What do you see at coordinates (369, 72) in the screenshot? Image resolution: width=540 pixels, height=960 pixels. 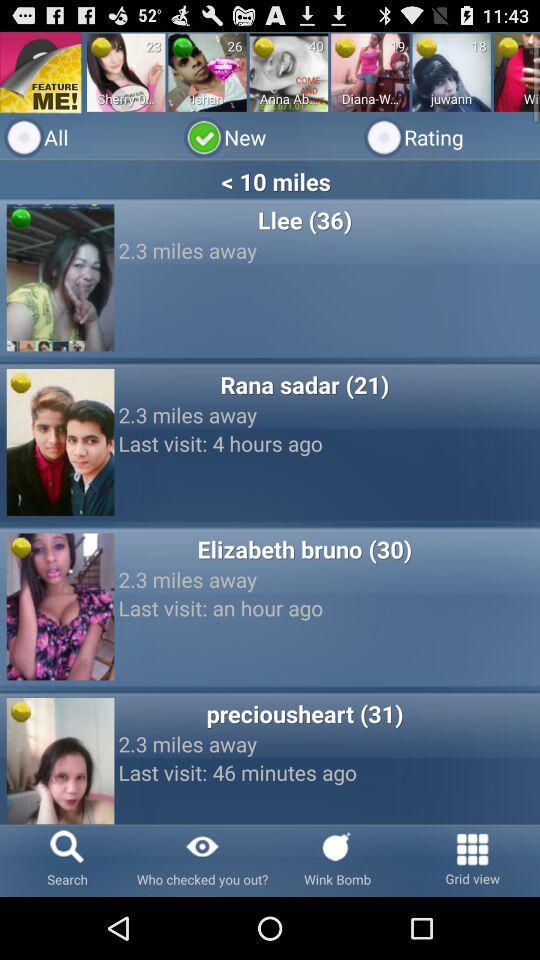 I see `radio button above the new icon` at bounding box center [369, 72].